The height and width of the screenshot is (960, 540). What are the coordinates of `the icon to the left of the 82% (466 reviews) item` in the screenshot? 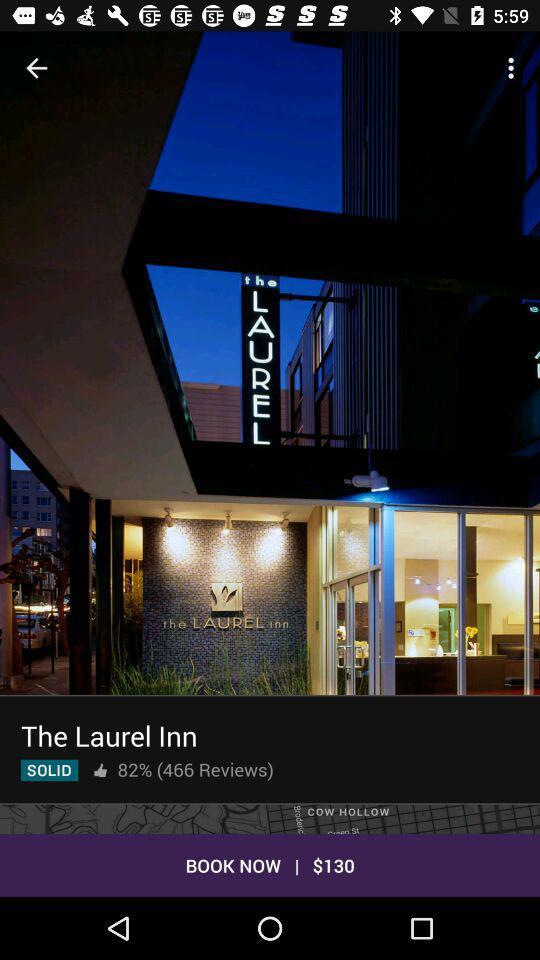 It's located at (99, 769).